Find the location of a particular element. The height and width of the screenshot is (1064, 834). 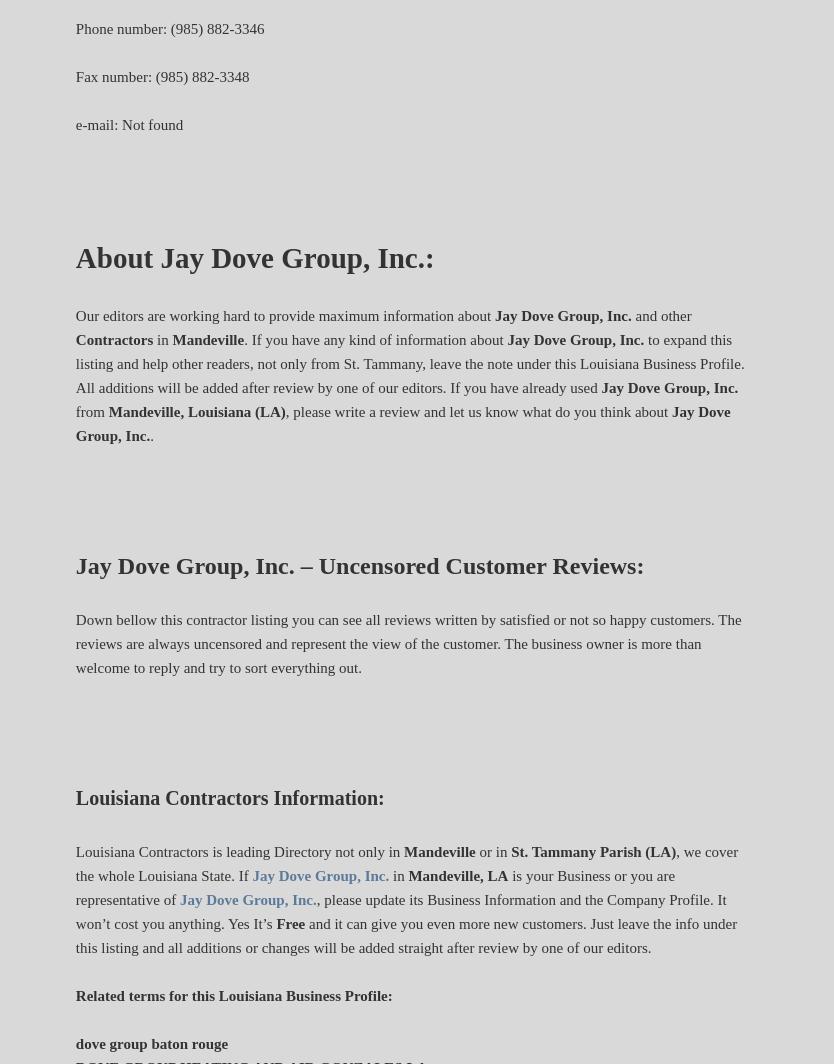

'.' is located at coordinates (150, 436).